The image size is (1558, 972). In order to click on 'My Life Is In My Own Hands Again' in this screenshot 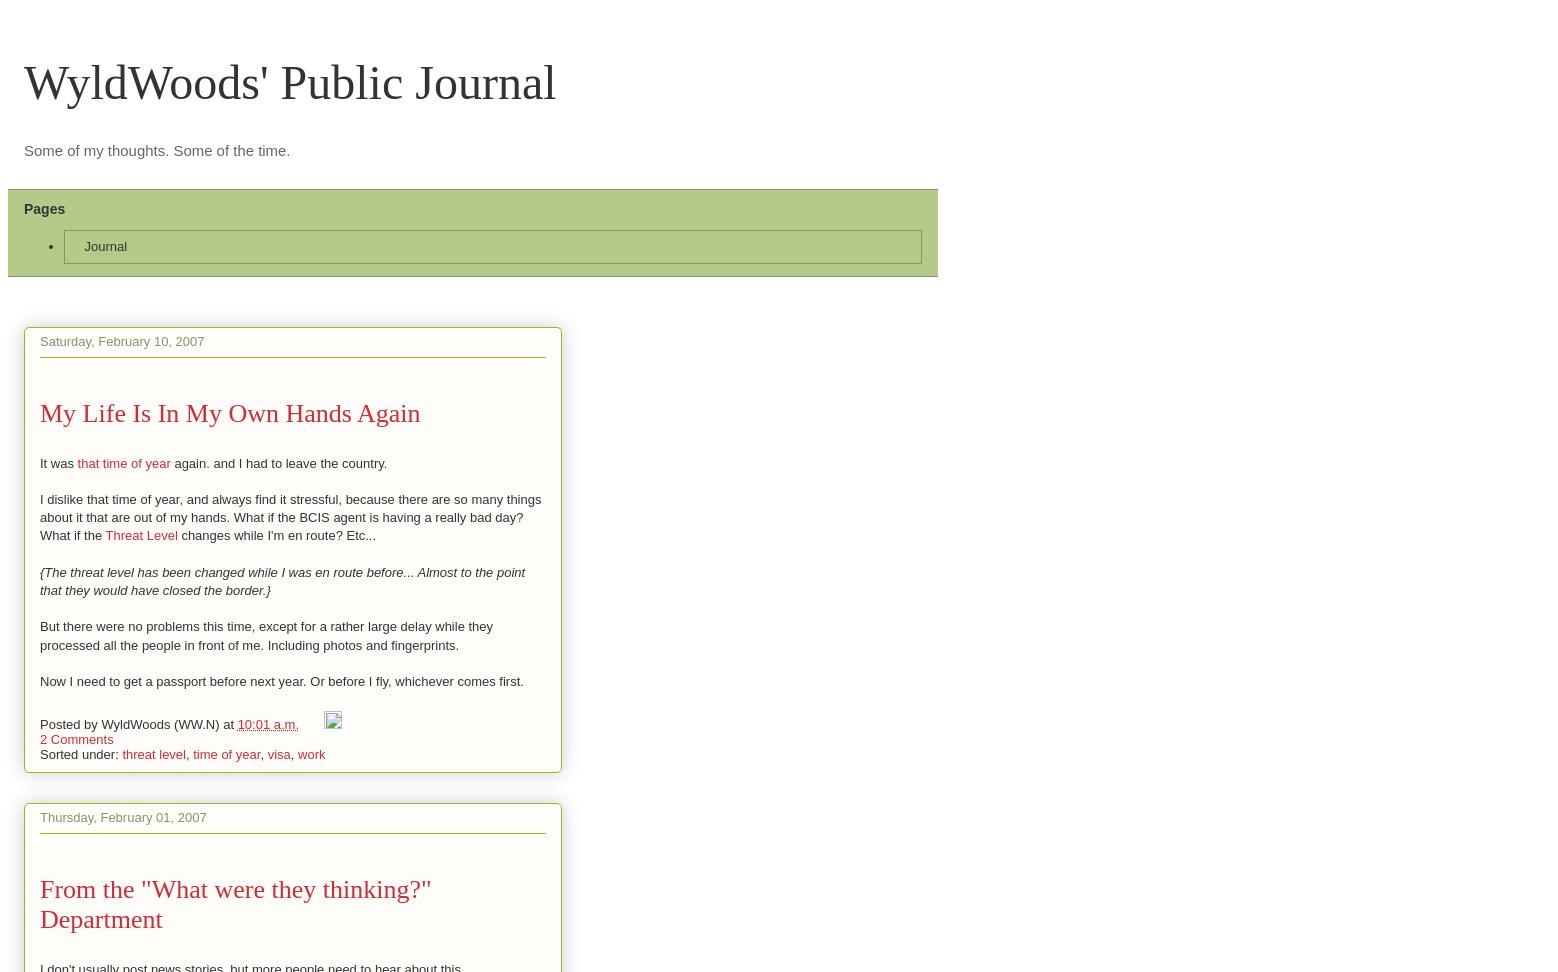, I will do `click(229, 412)`.